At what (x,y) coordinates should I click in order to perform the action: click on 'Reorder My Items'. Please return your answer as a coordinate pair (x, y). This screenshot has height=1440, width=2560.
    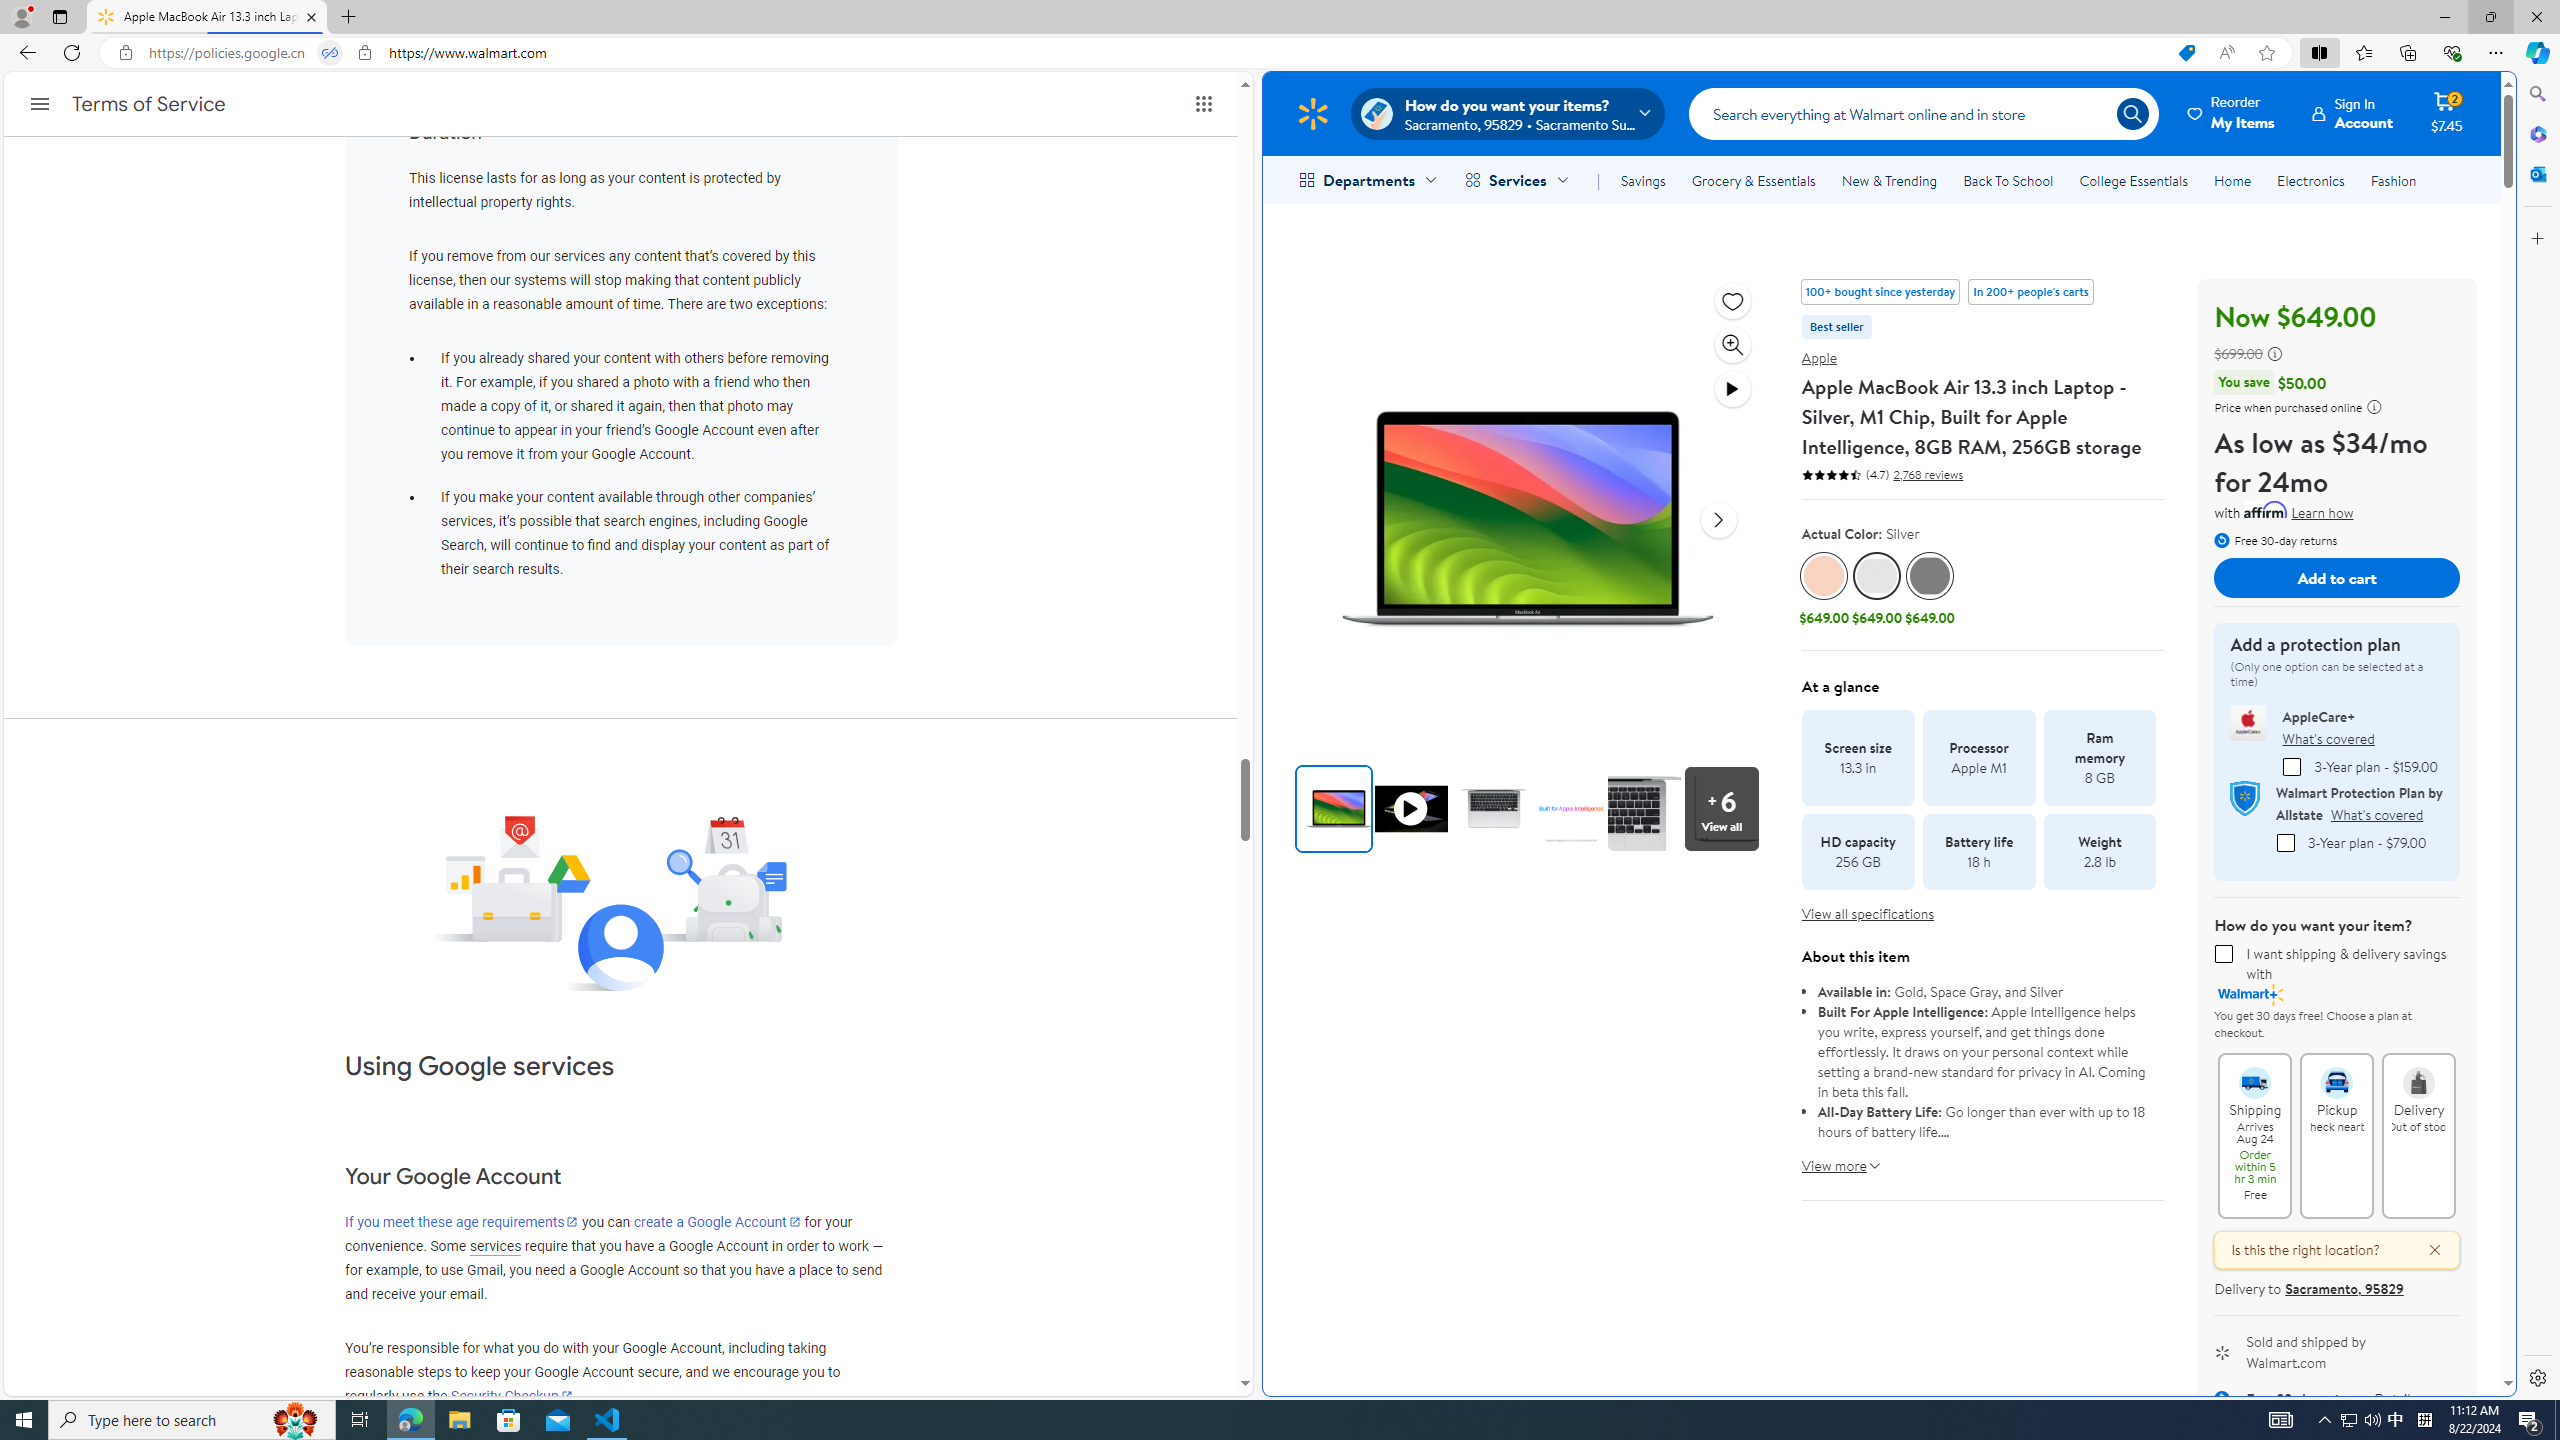
    Looking at the image, I should click on (2231, 112).